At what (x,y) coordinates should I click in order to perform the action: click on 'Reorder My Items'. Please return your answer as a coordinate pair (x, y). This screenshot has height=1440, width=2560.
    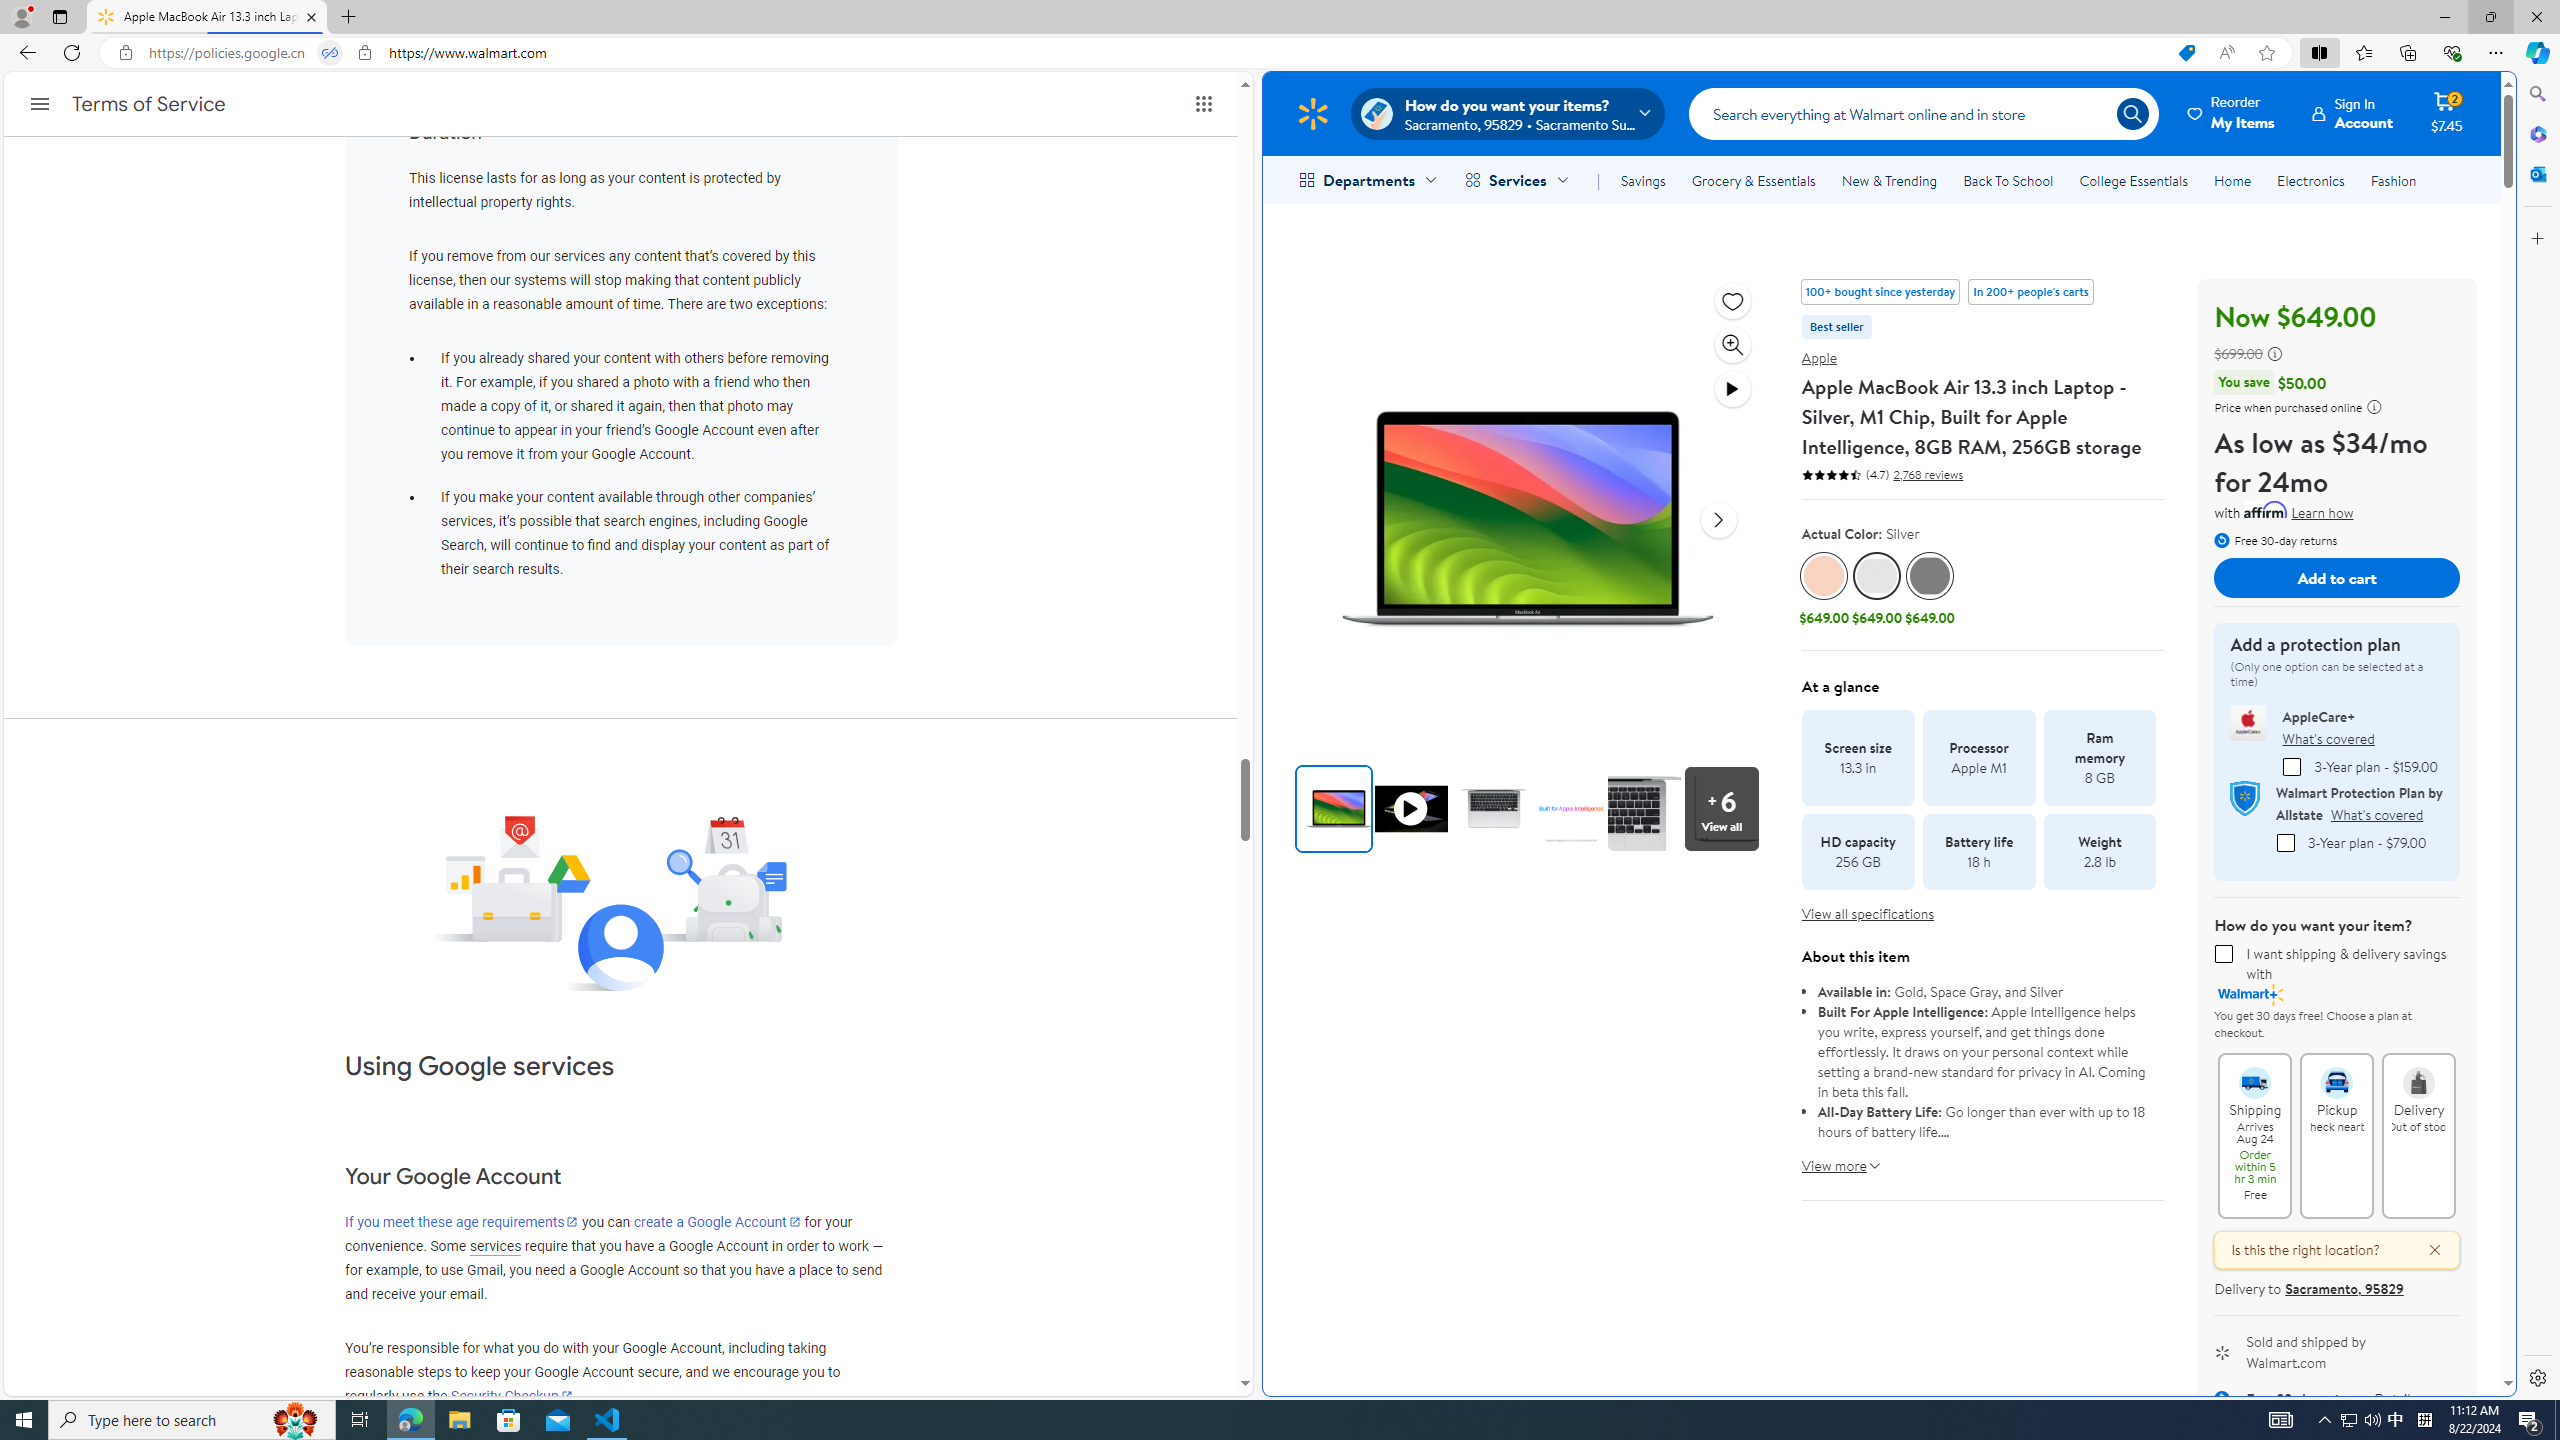
    Looking at the image, I should click on (2231, 112).